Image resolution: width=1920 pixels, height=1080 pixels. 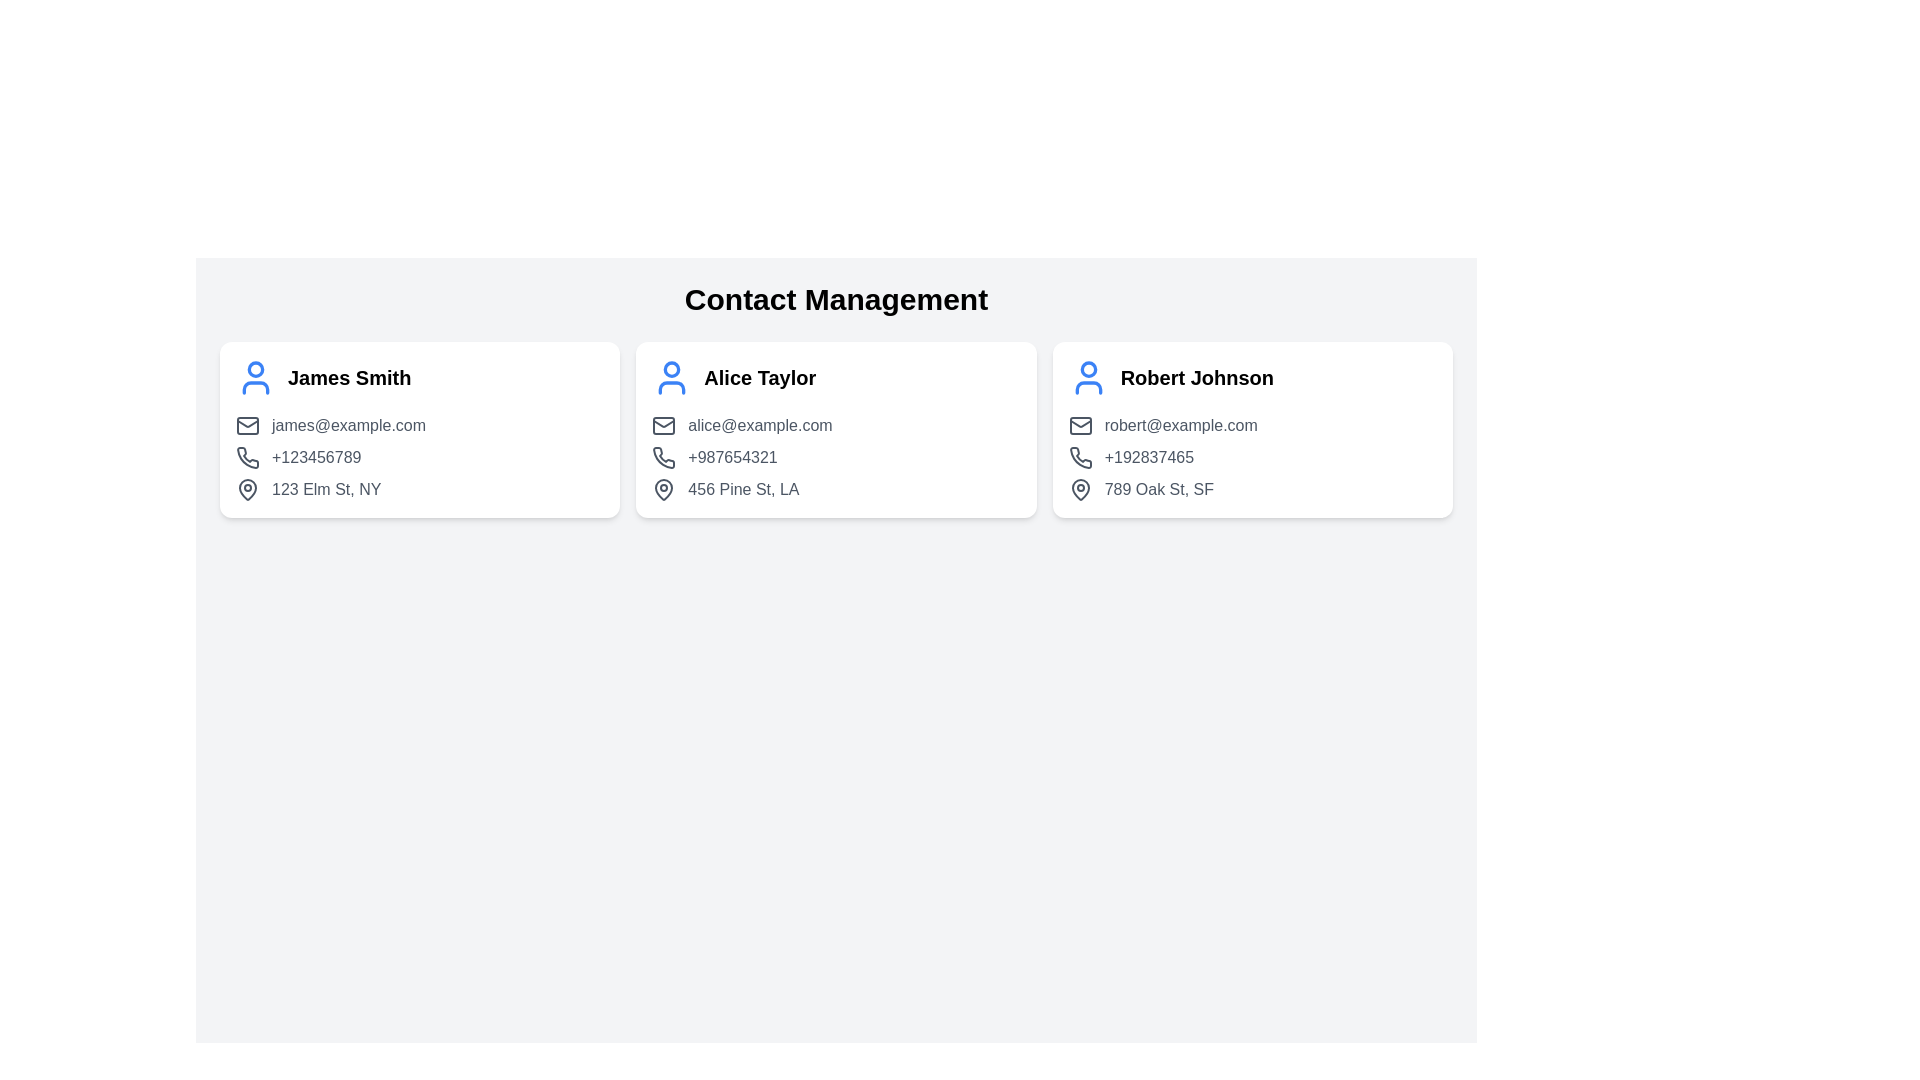 I want to click on the email address displayed in light gray font, which is preceded by an envelope icon and is part of the contact information section for 'Robert Johnson', so click(x=1251, y=424).